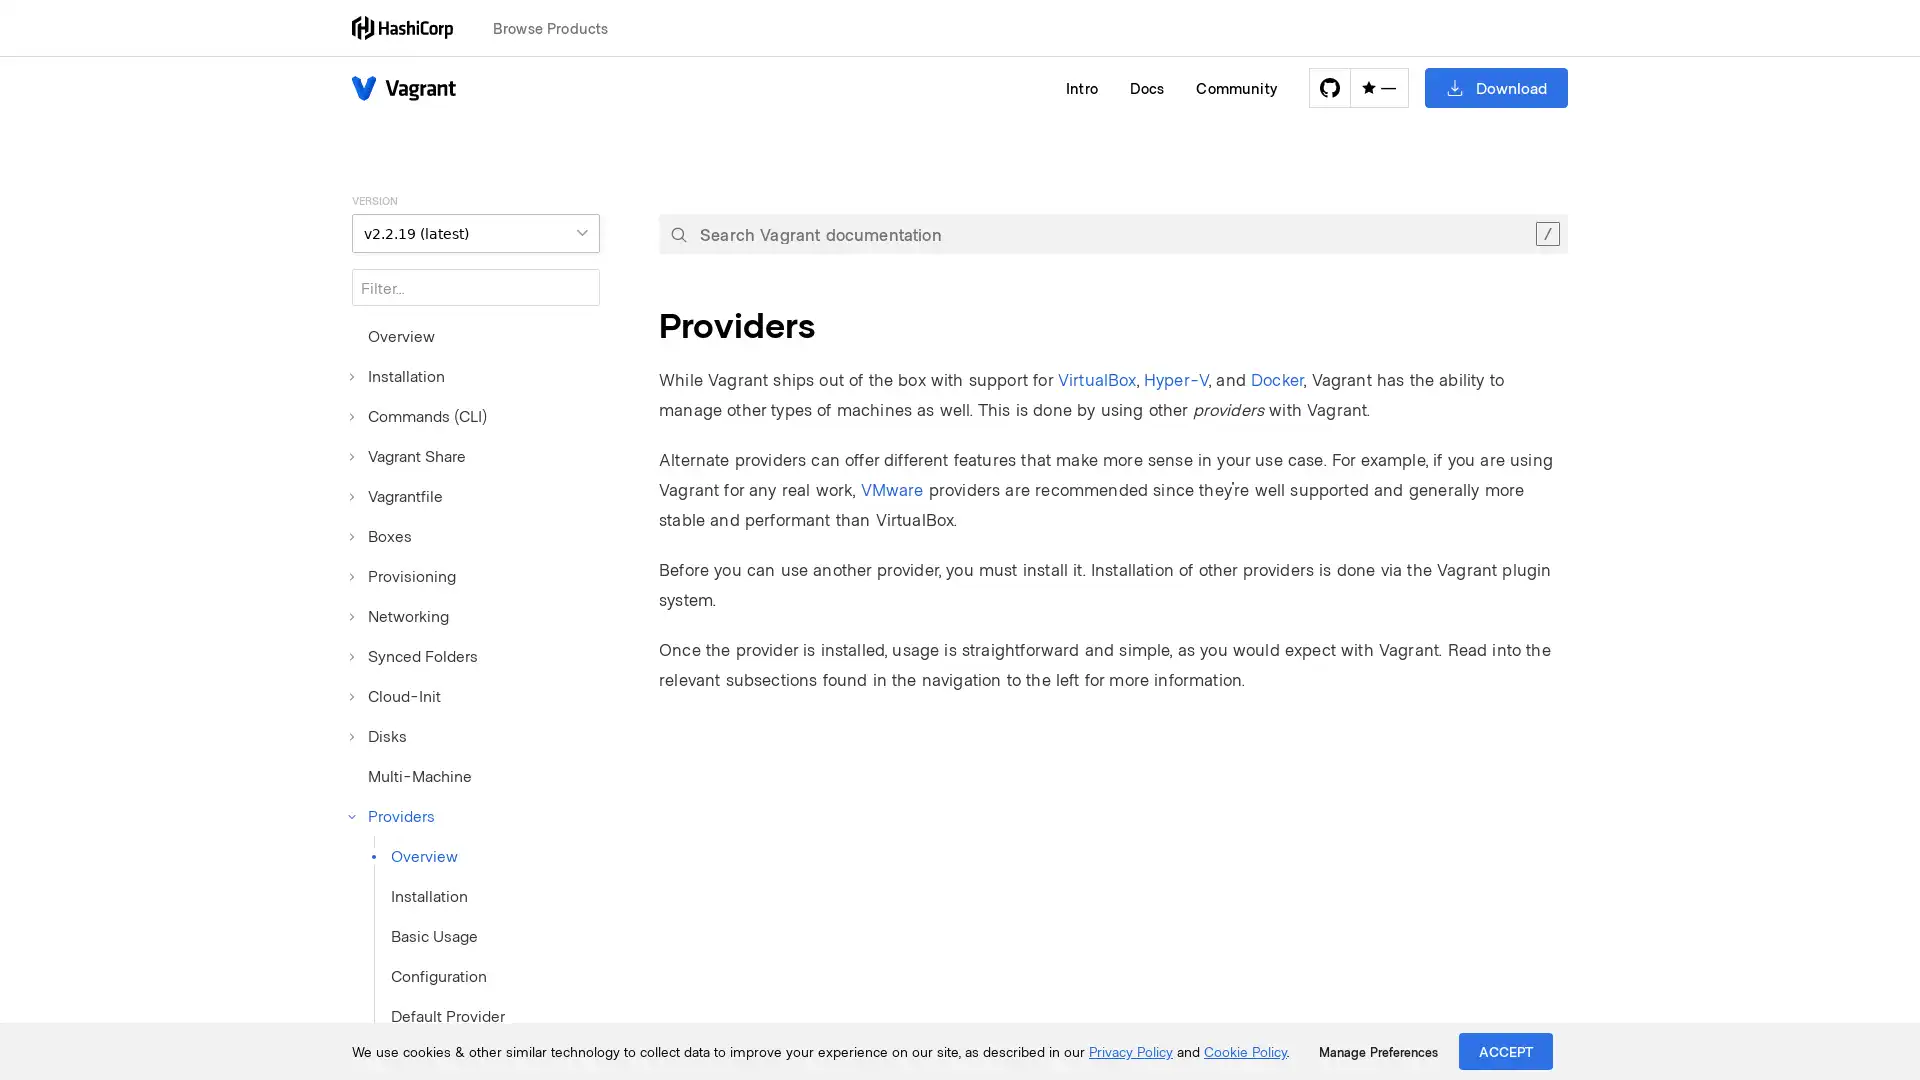 This screenshot has width=1920, height=1080. What do you see at coordinates (396, 694) in the screenshot?
I see `Cloud-Init` at bounding box center [396, 694].